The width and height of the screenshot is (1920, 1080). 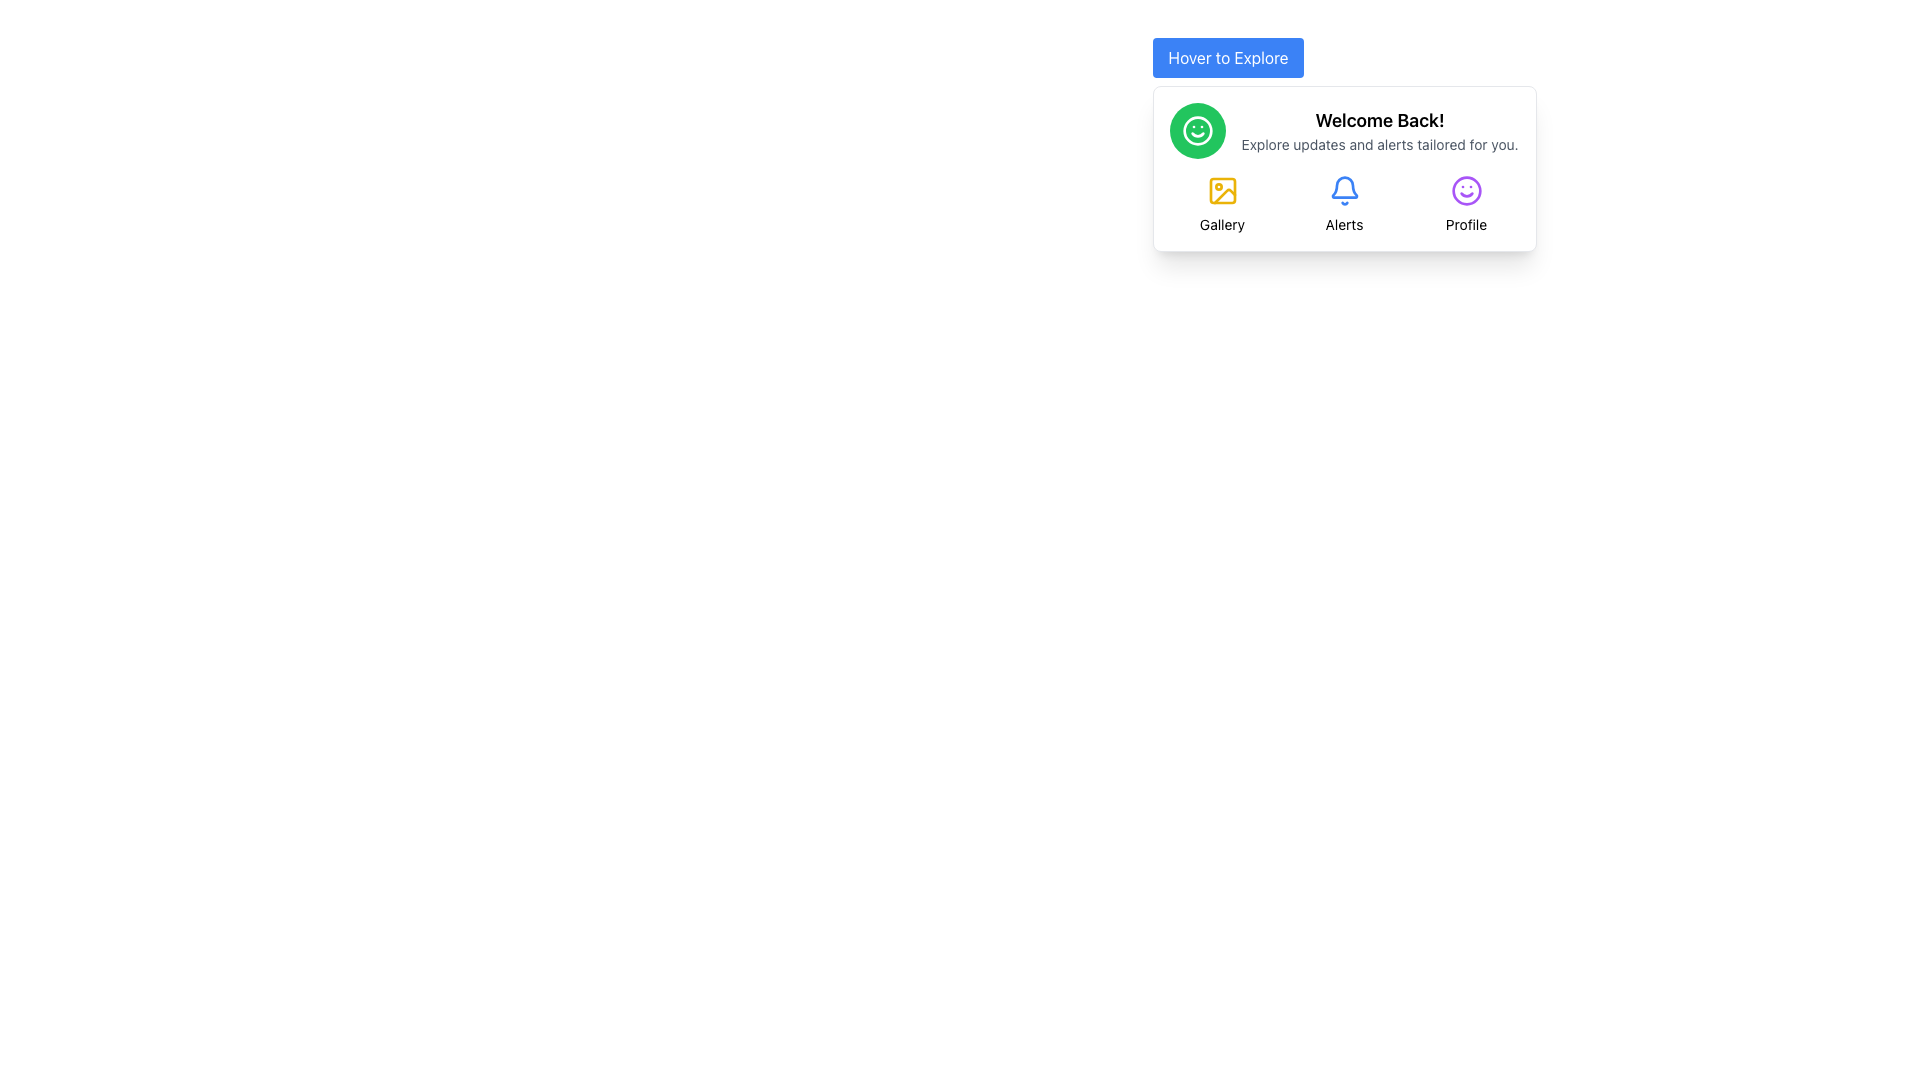 I want to click on the Gallery icon, which is a yellow outlined square with rounded corners containing a circle and a diagonal line, positioned directly under 'Welcome Back!' and to the left of the 'Alerts' icon, so click(x=1221, y=191).